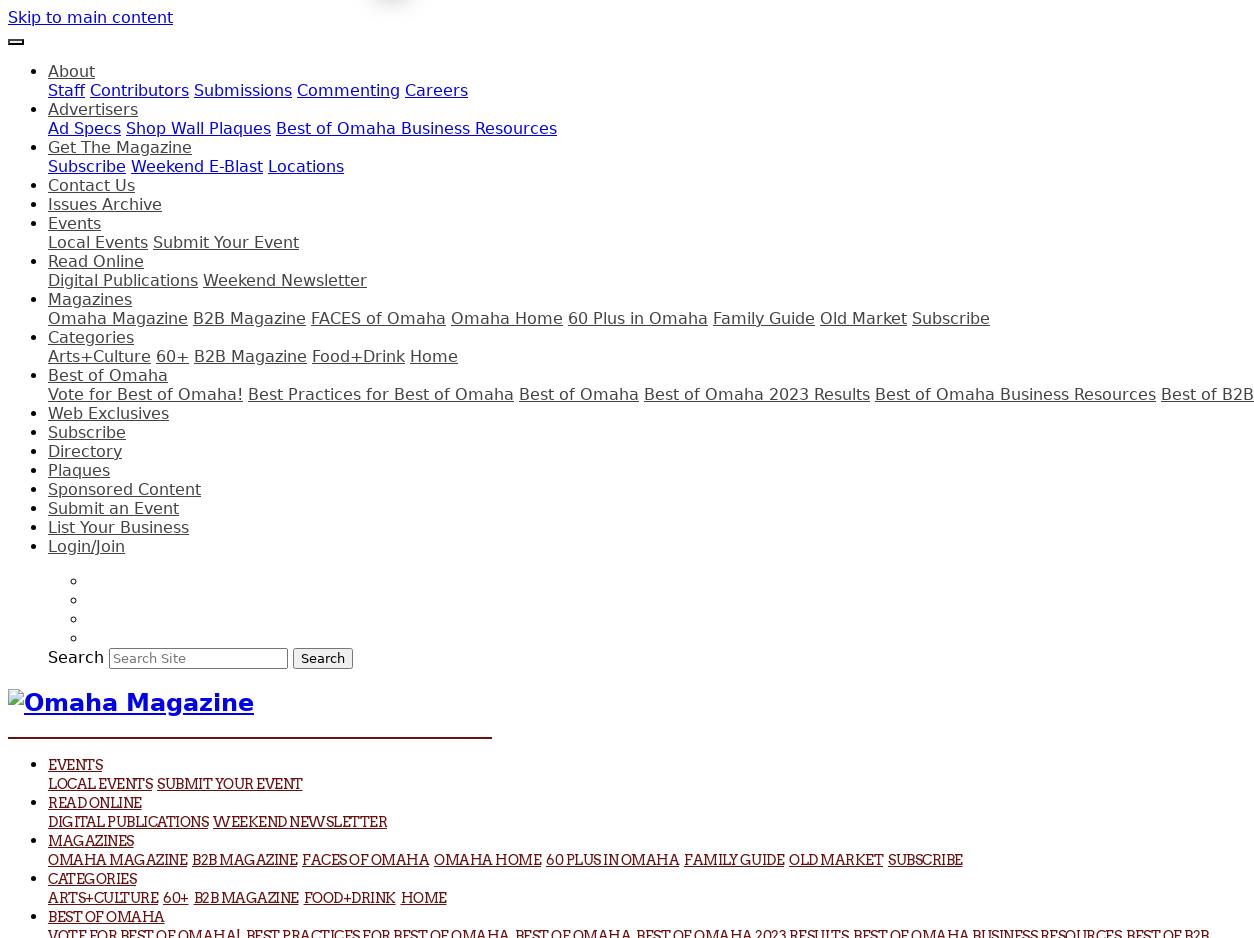 Image resolution: width=1254 pixels, height=938 pixels. I want to click on 'Vote for Best of Omaha!', so click(48, 393).